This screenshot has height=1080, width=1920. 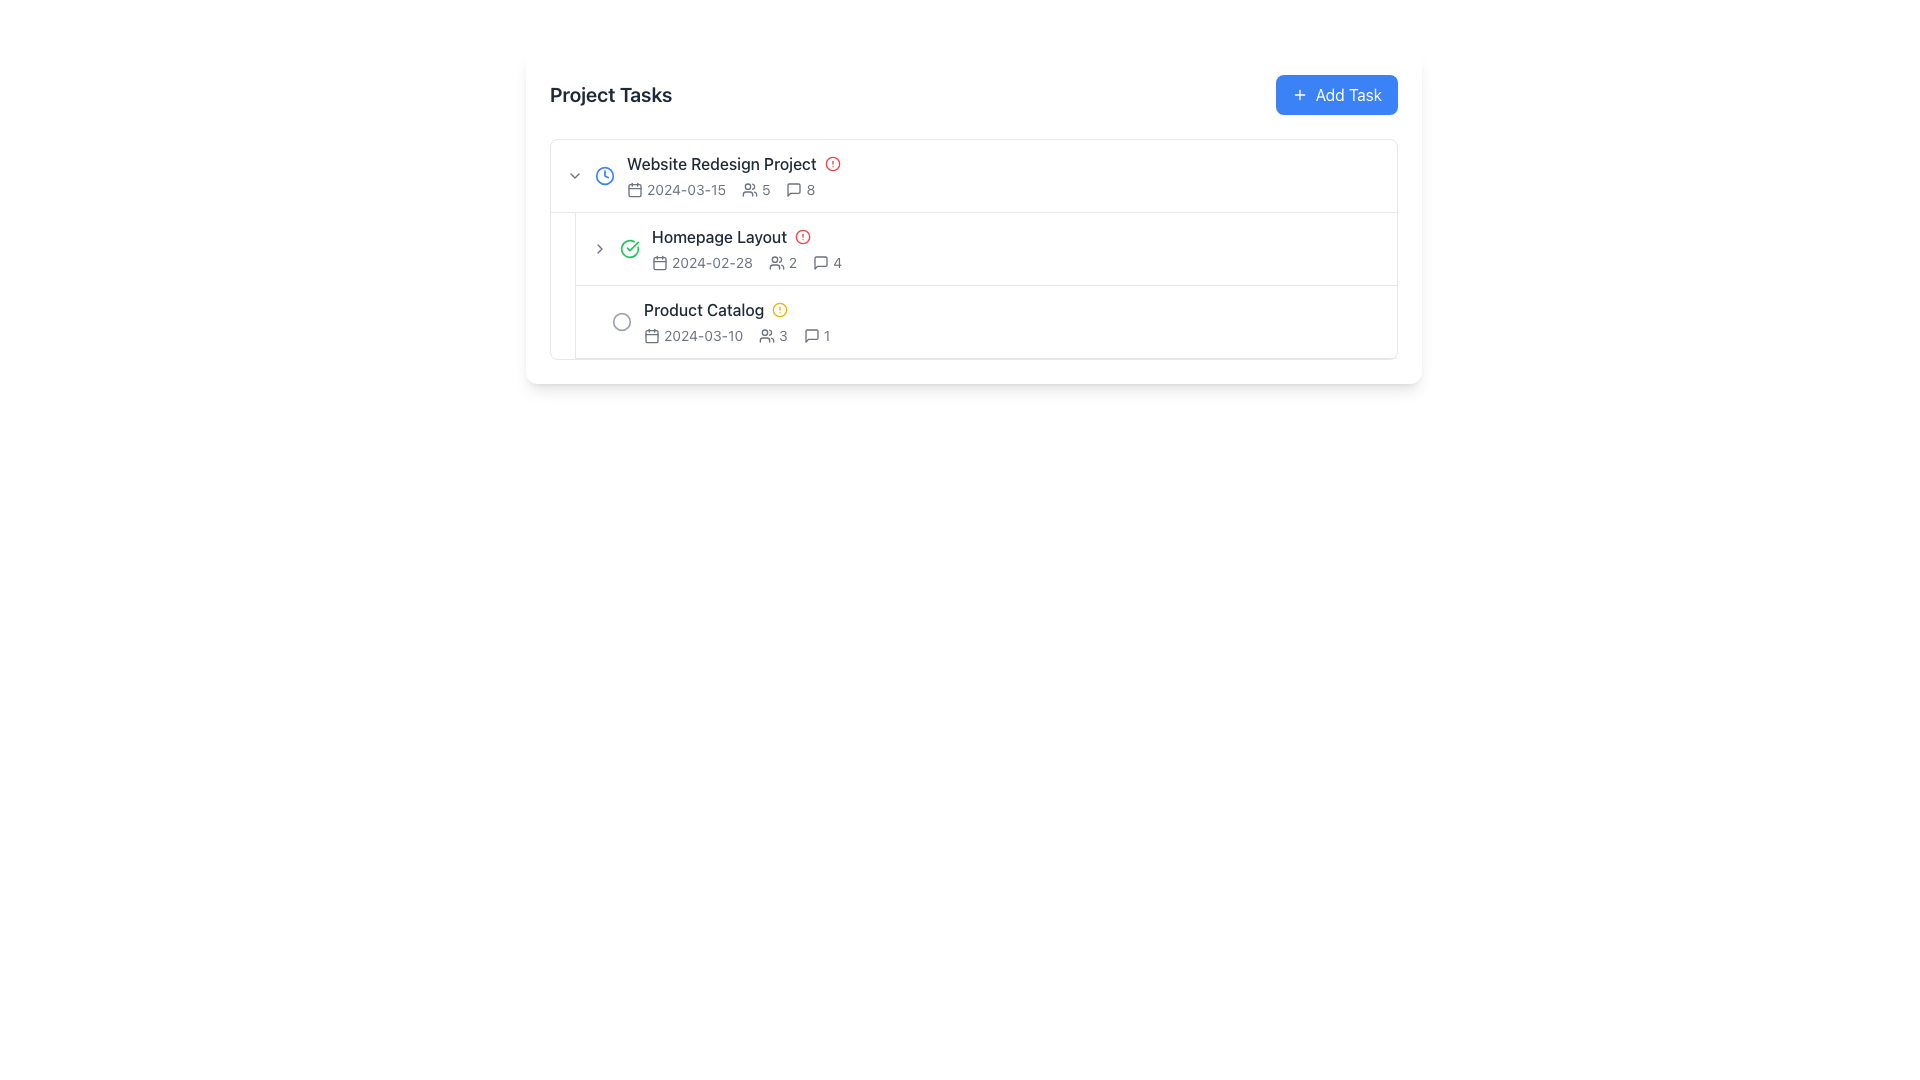 I want to click on the Calendar icon located in the 'Product Catalog' row under the date '2024-03-10' in the 'Project Tasks' interface, so click(x=652, y=334).